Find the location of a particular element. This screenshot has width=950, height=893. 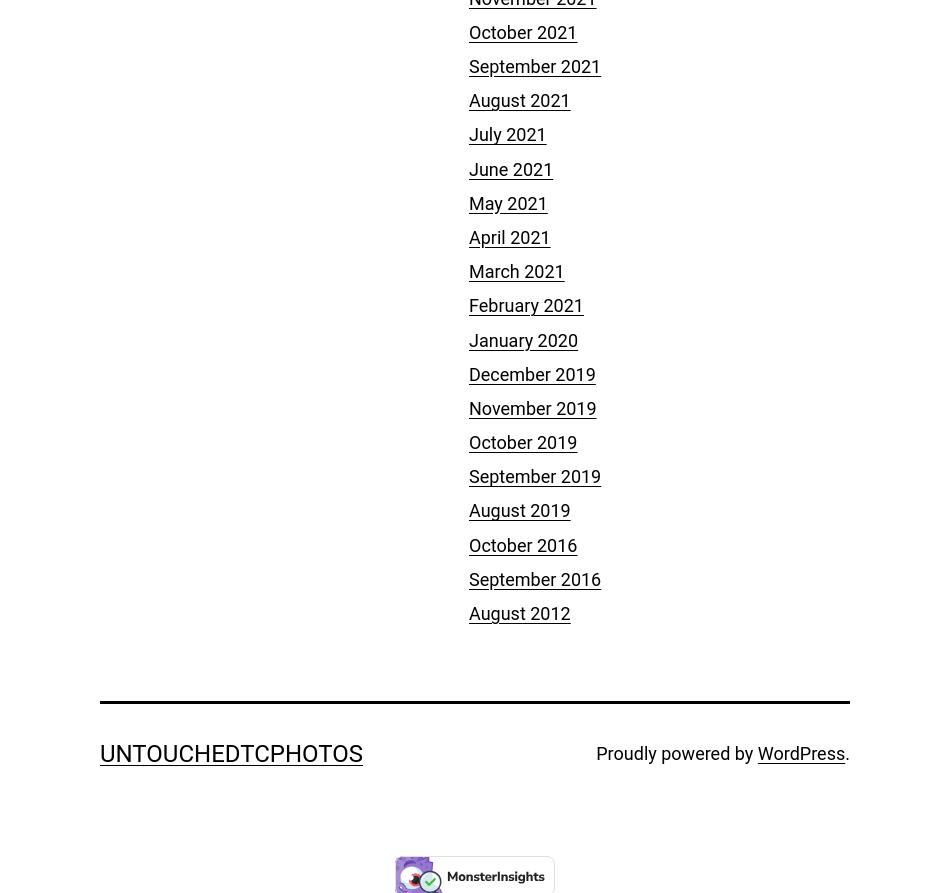

'untouchedtcphotos' is located at coordinates (231, 752).